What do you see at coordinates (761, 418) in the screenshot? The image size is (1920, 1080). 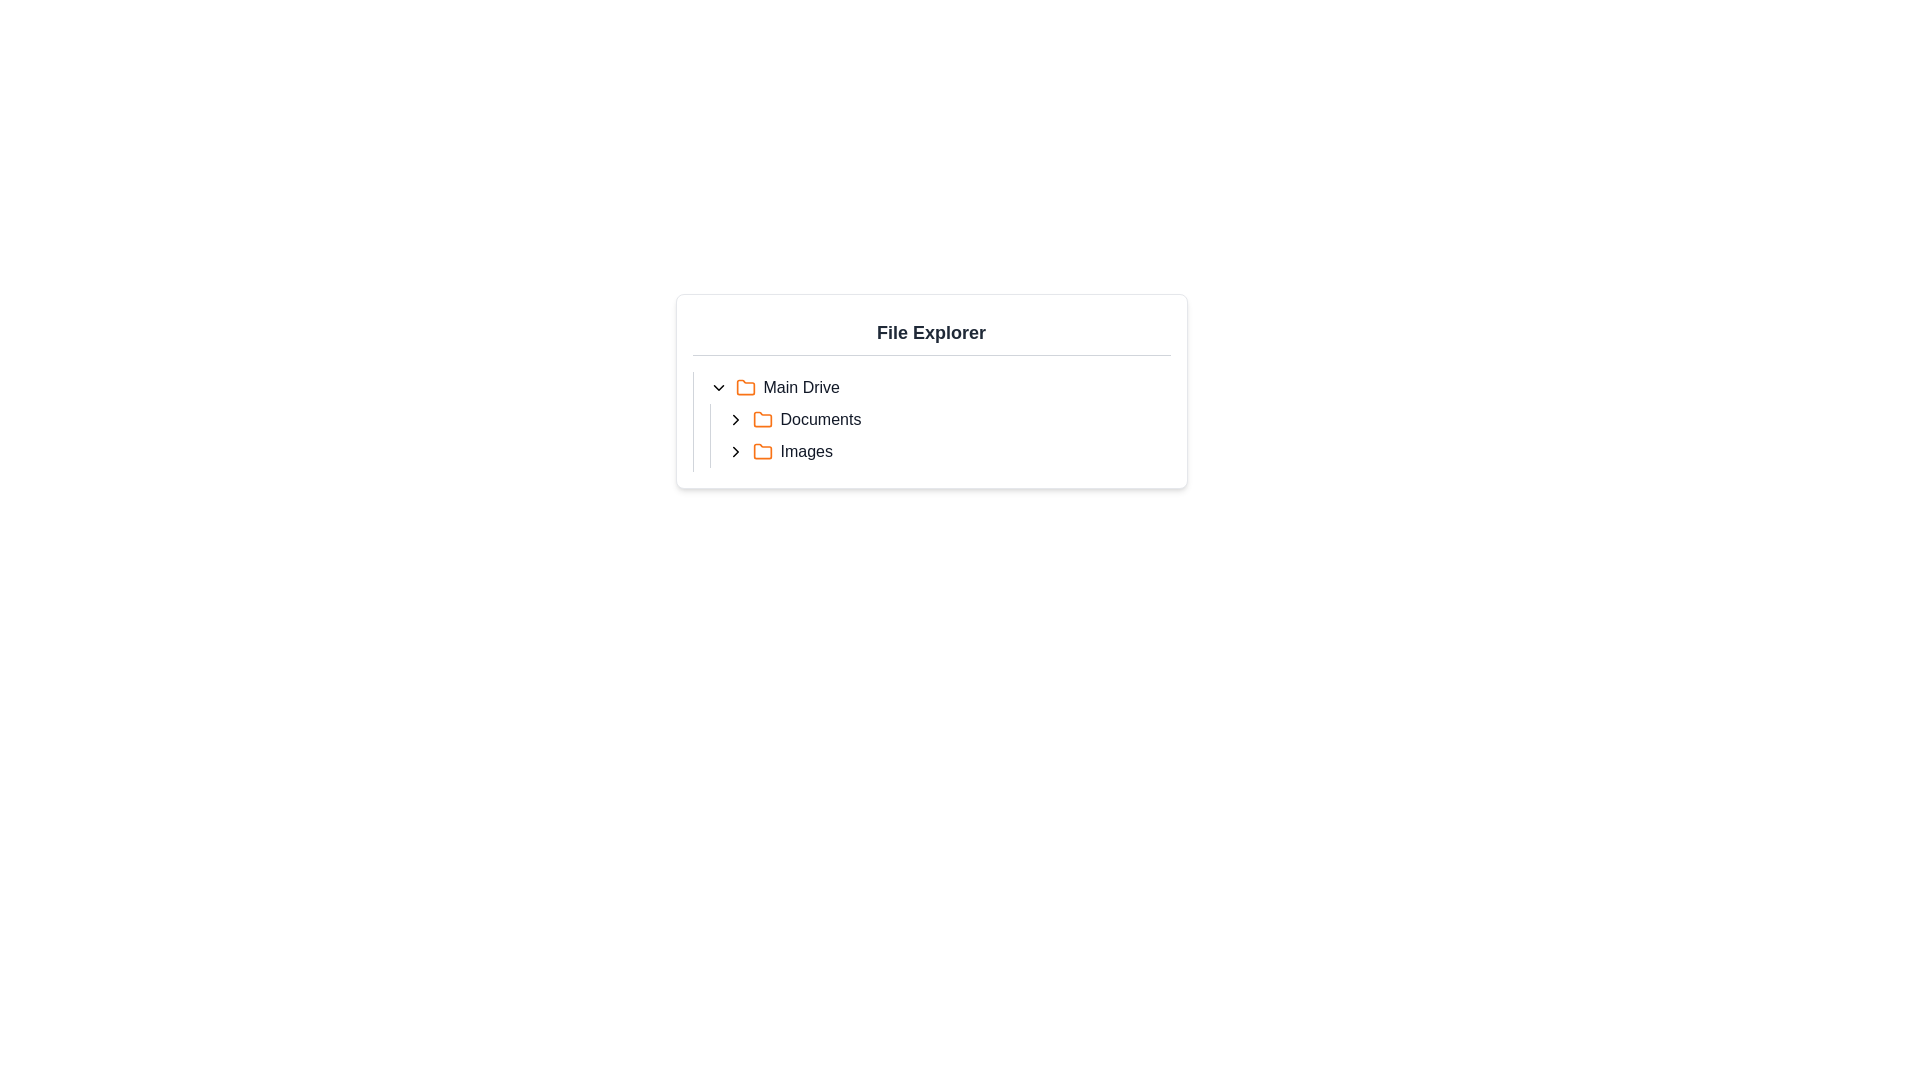 I see `the orange folder icon labeled 'Documents' in the file explorer interface, which is located under 'Main Drive' and above 'Images'` at bounding box center [761, 418].